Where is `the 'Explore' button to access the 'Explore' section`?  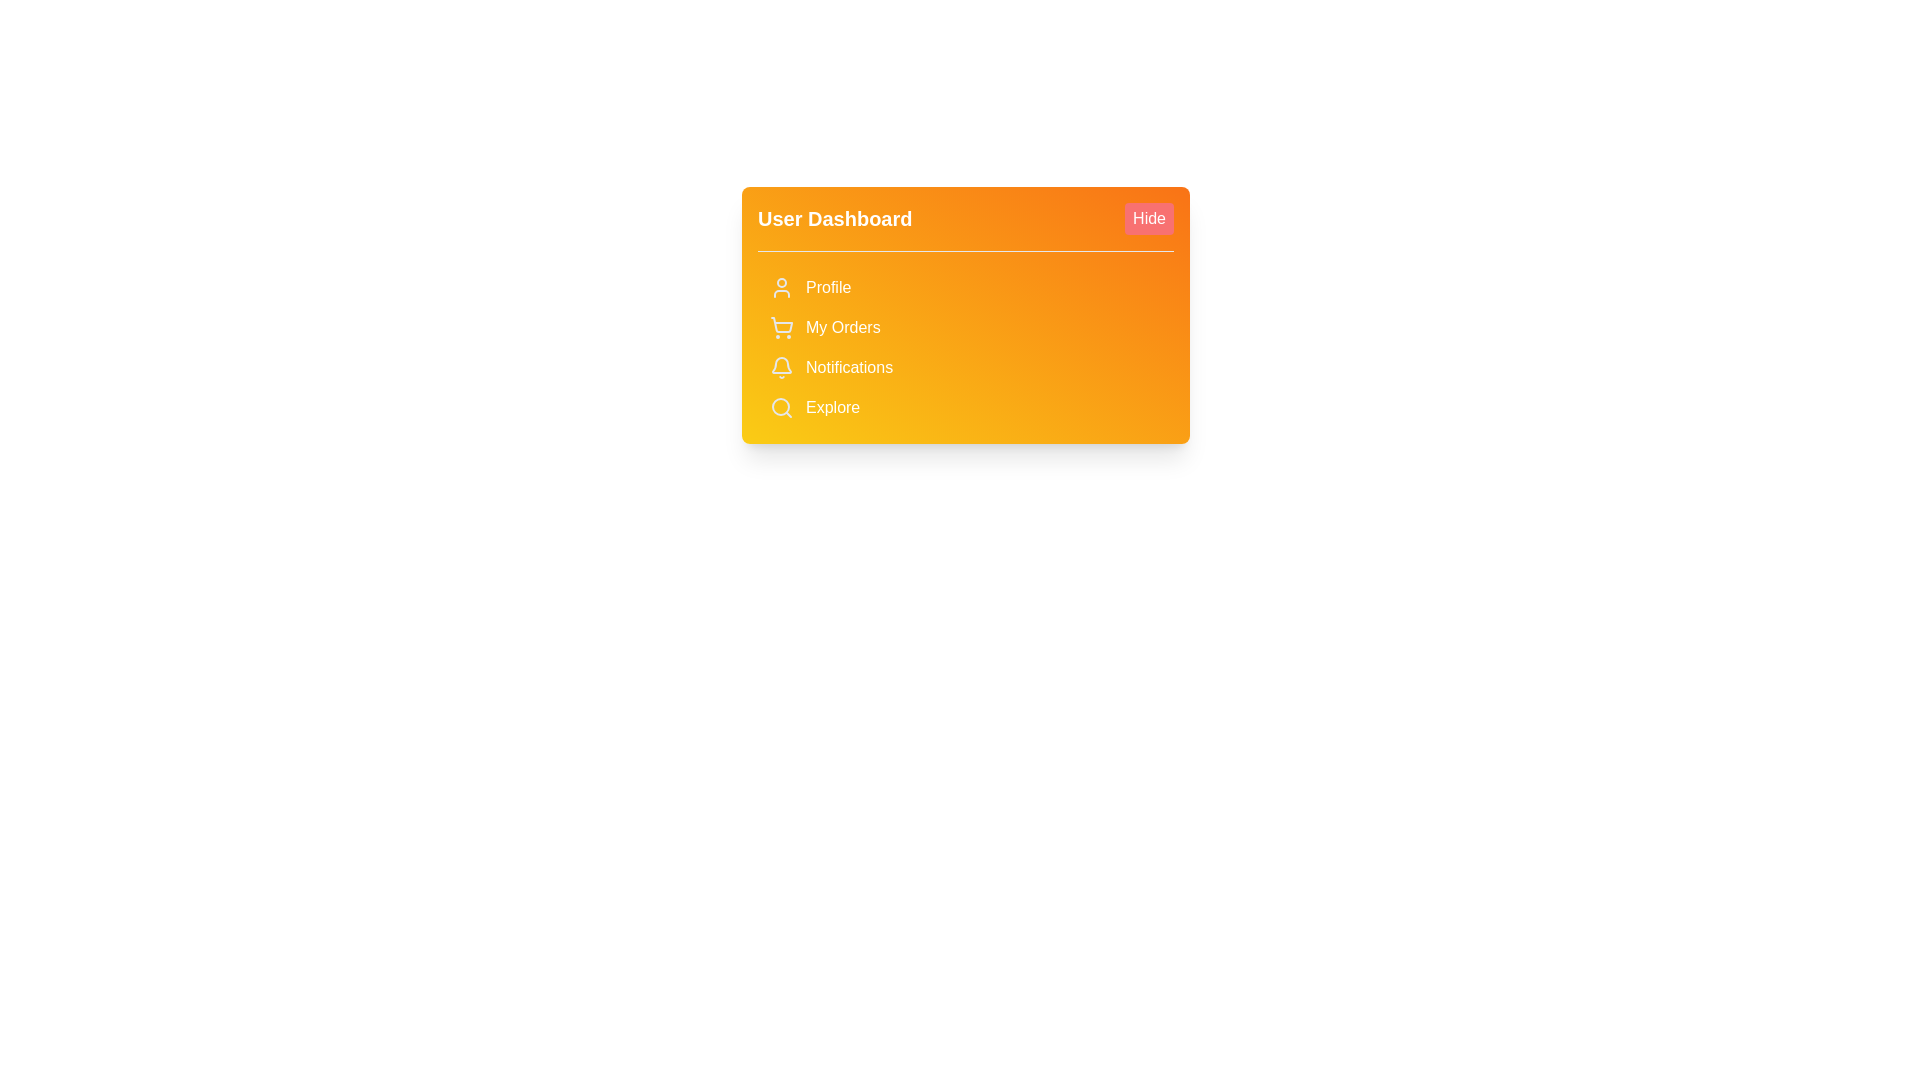
the 'Explore' button to access the 'Explore' section is located at coordinates (965, 407).